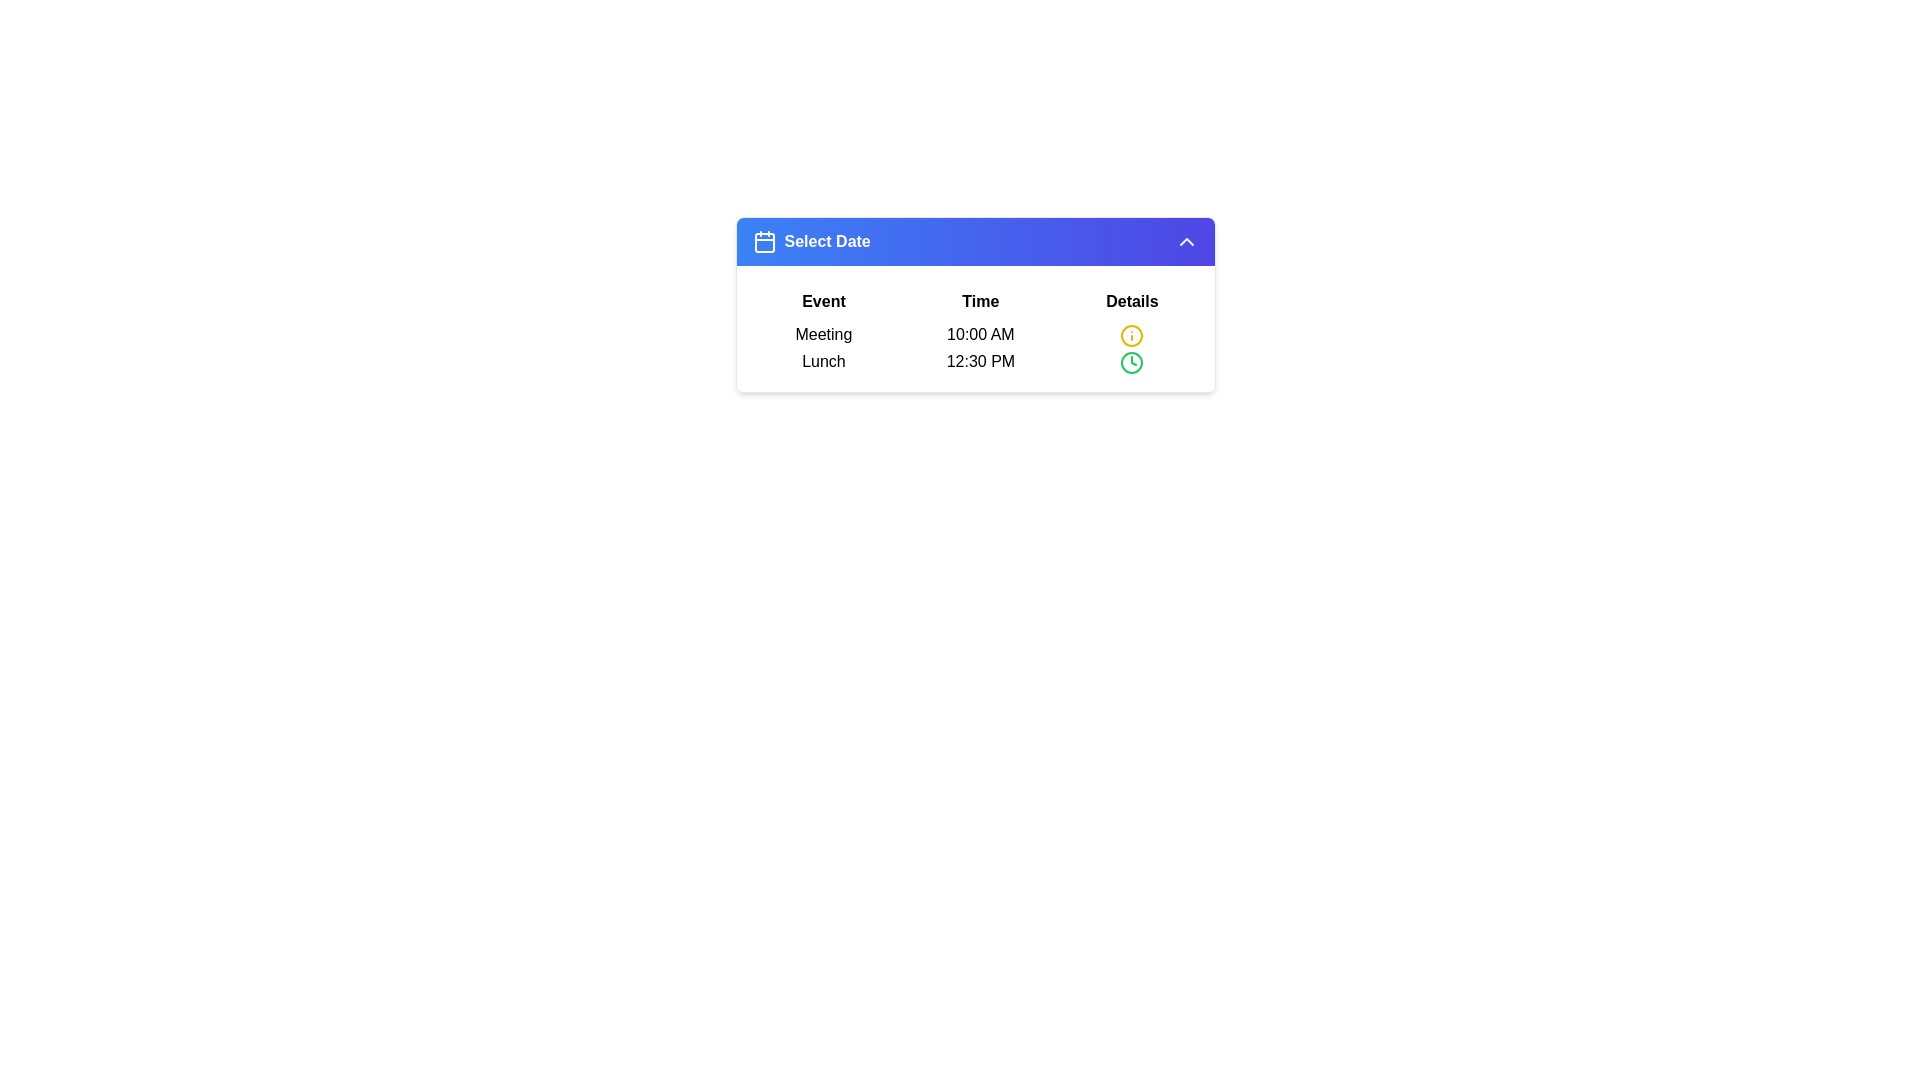 Image resolution: width=1920 pixels, height=1080 pixels. I want to click on text content of the List Item conveying information about the event labeled 'Meeting' scheduled at 10:00 AM, located in the first row of the event table, so click(975, 334).